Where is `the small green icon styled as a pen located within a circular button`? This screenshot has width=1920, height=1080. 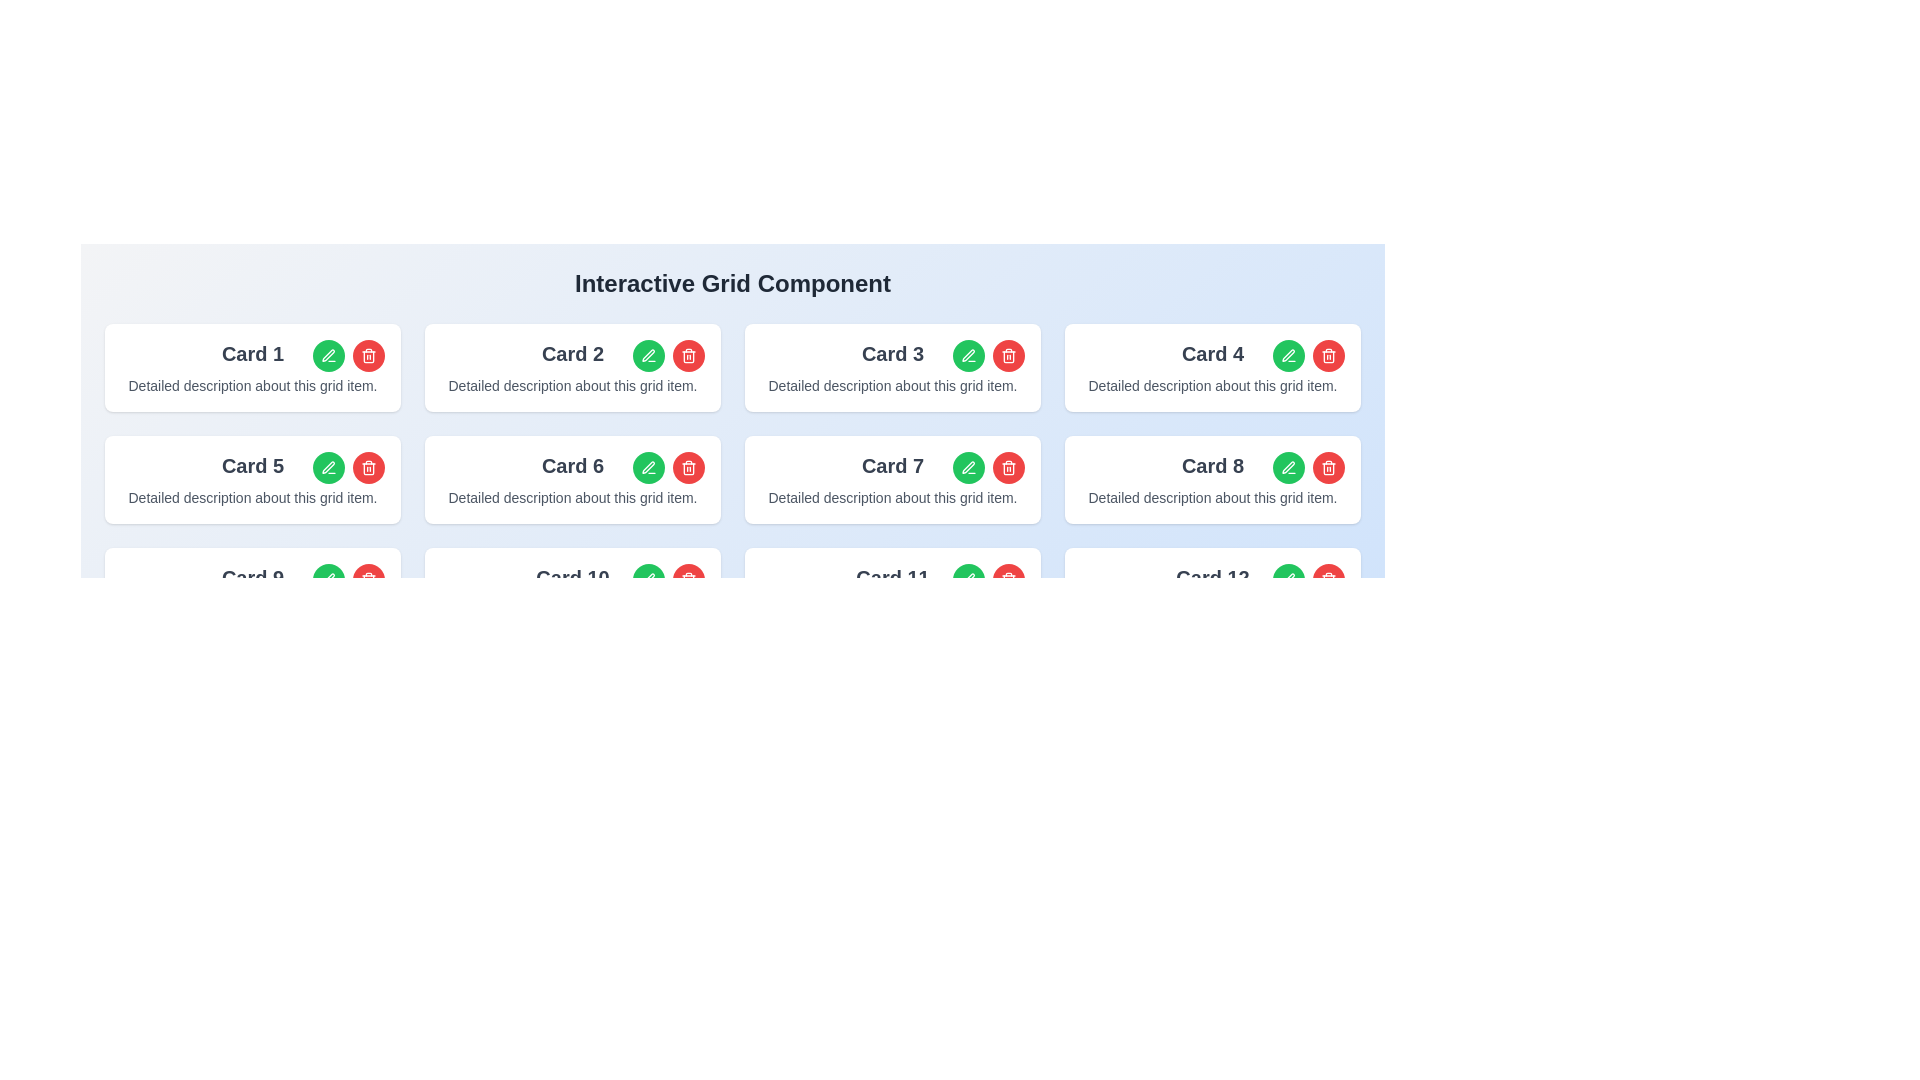
the small green icon styled as a pen located within a circular button is located at coordinates (328, 354).